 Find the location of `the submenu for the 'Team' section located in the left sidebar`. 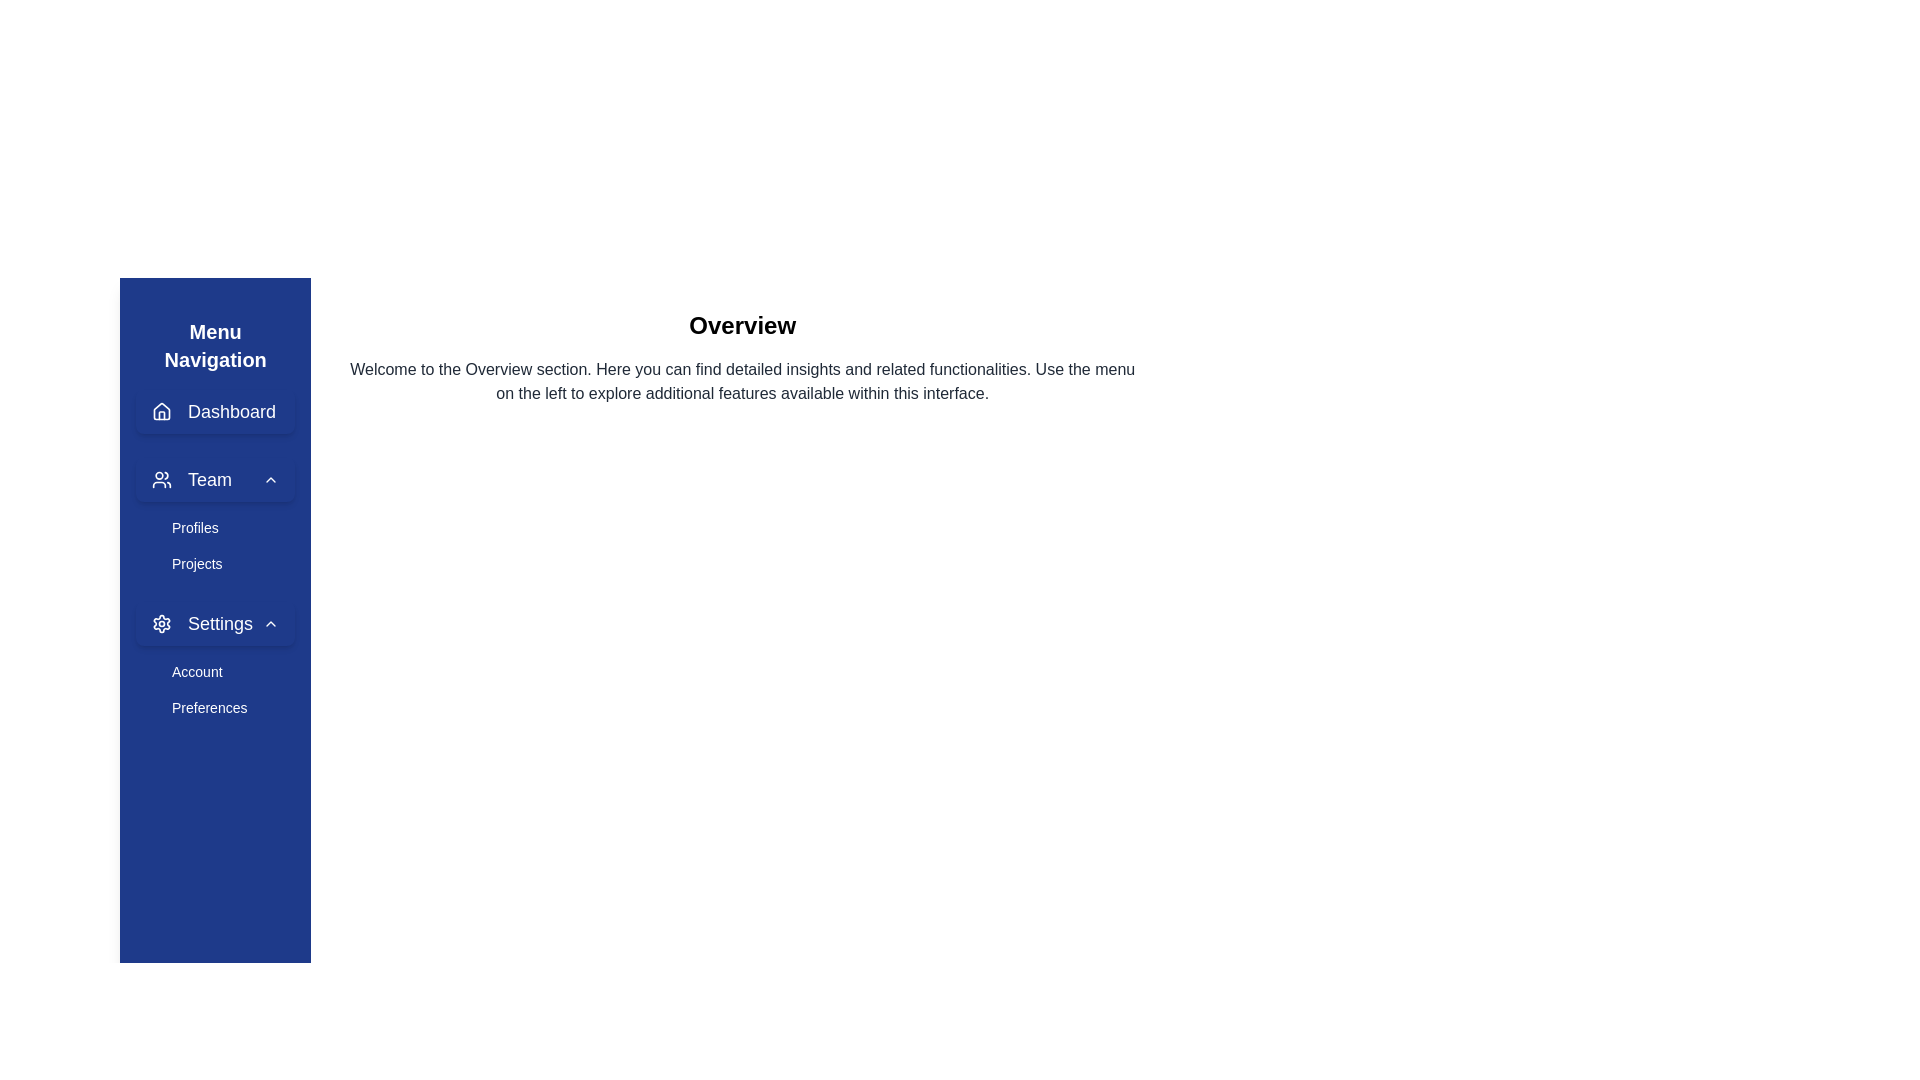

the submenu for the 'Team' section located in the left sidebar is located at coordinates (227, 546).